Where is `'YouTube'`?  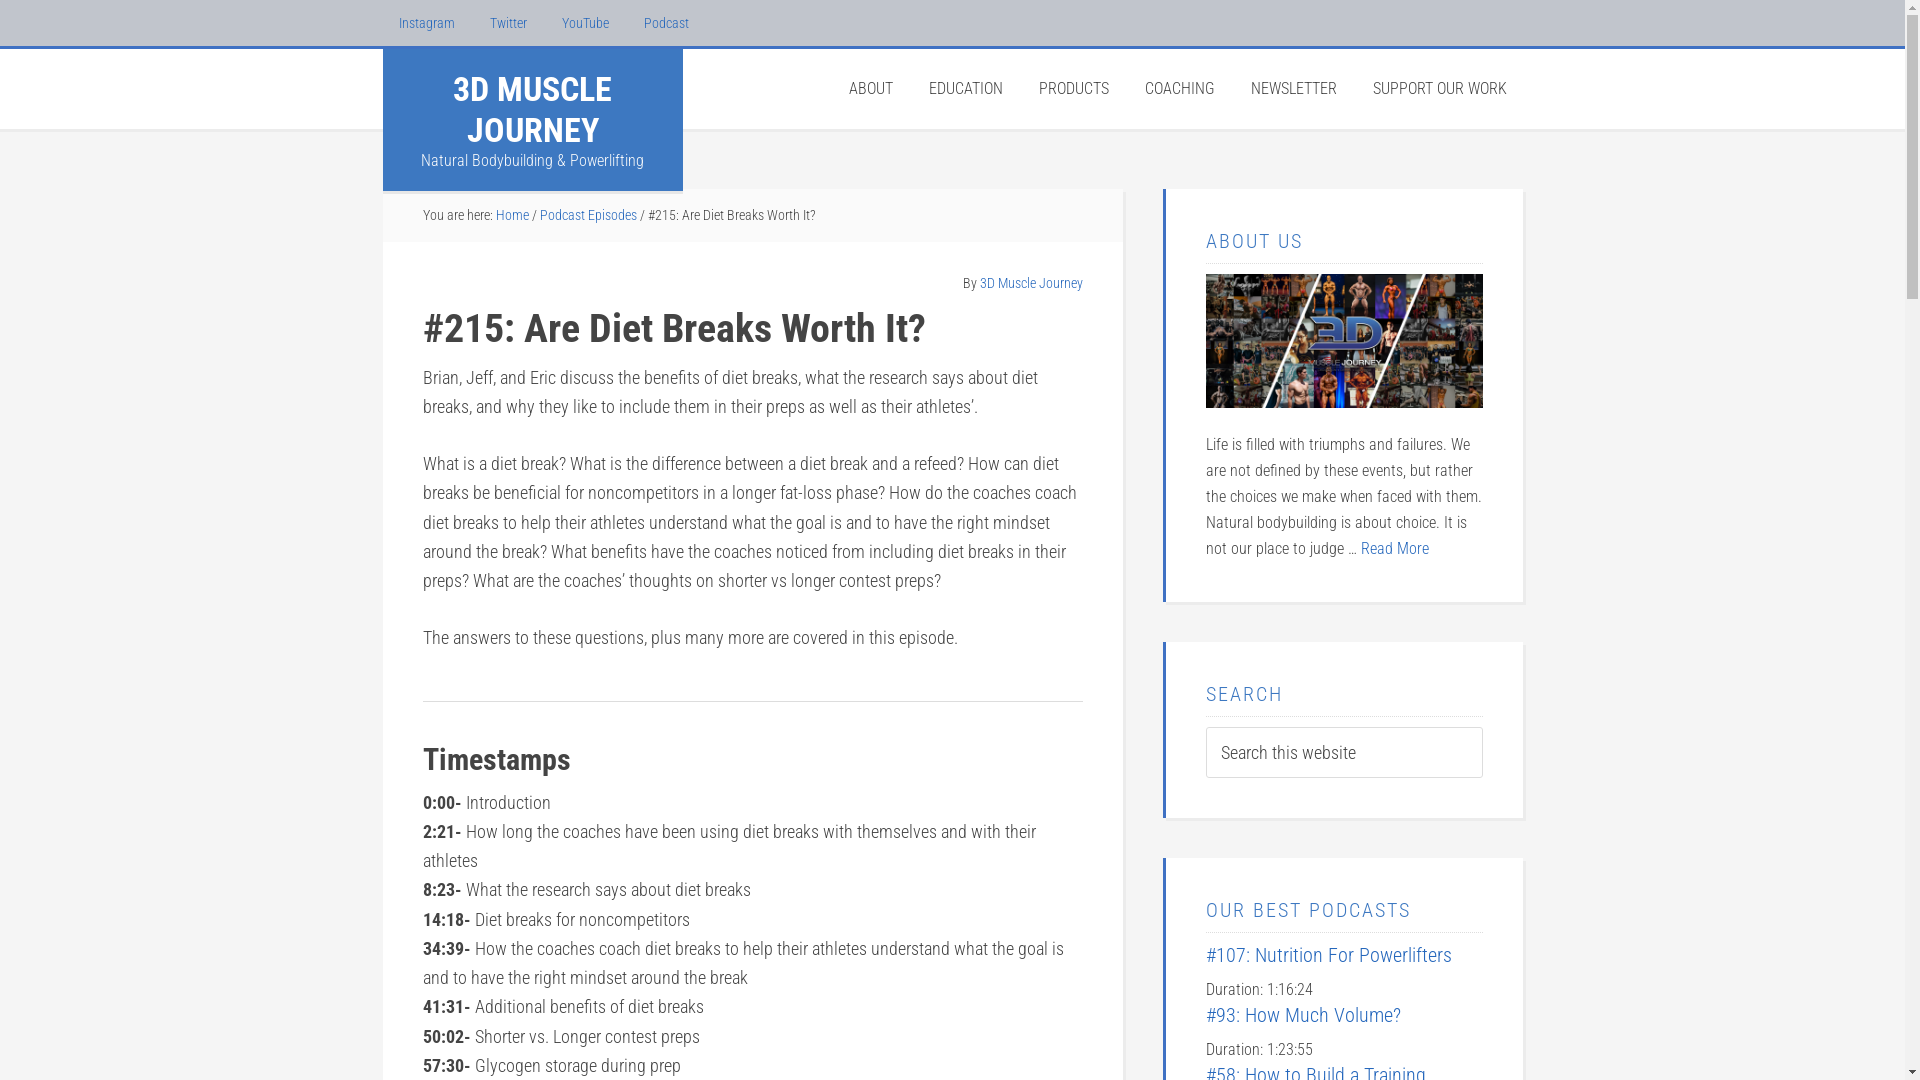 'YouTube' is located at coordinates (584, 23).